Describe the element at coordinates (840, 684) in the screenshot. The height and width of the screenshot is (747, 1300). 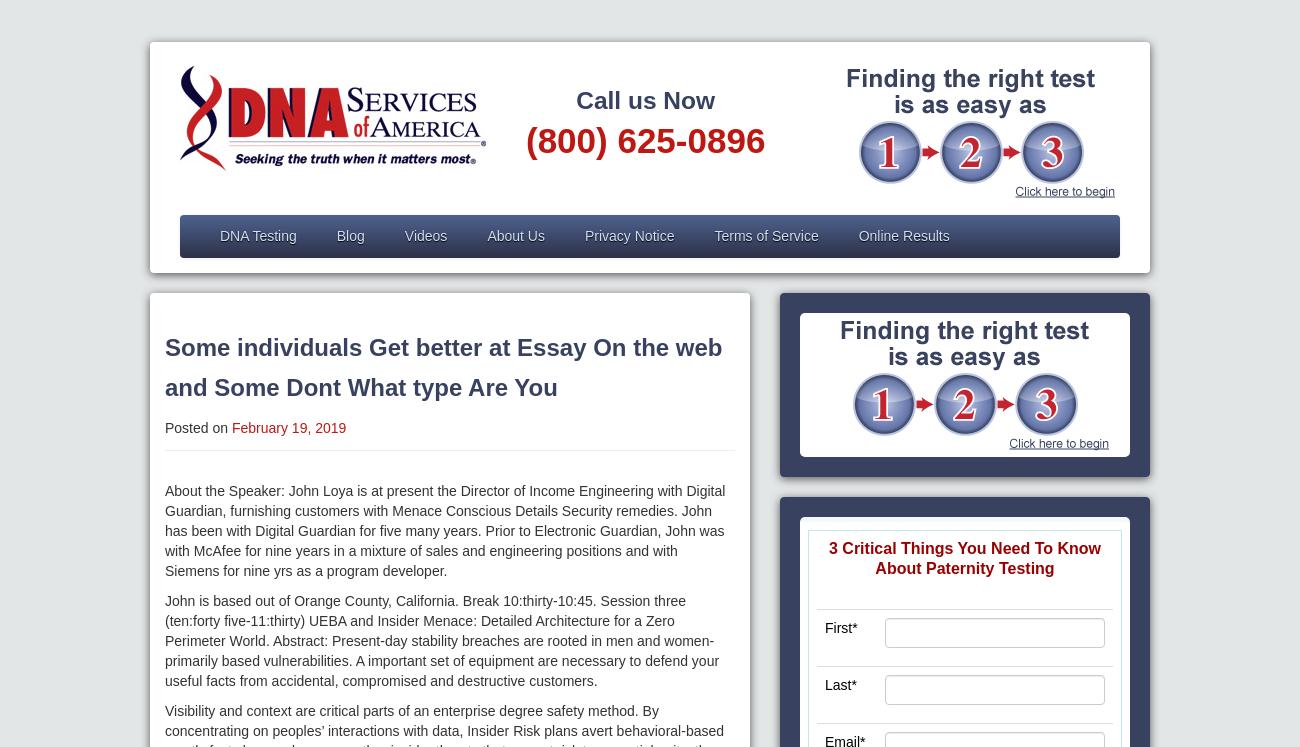
I see `'Last*'` at that location.